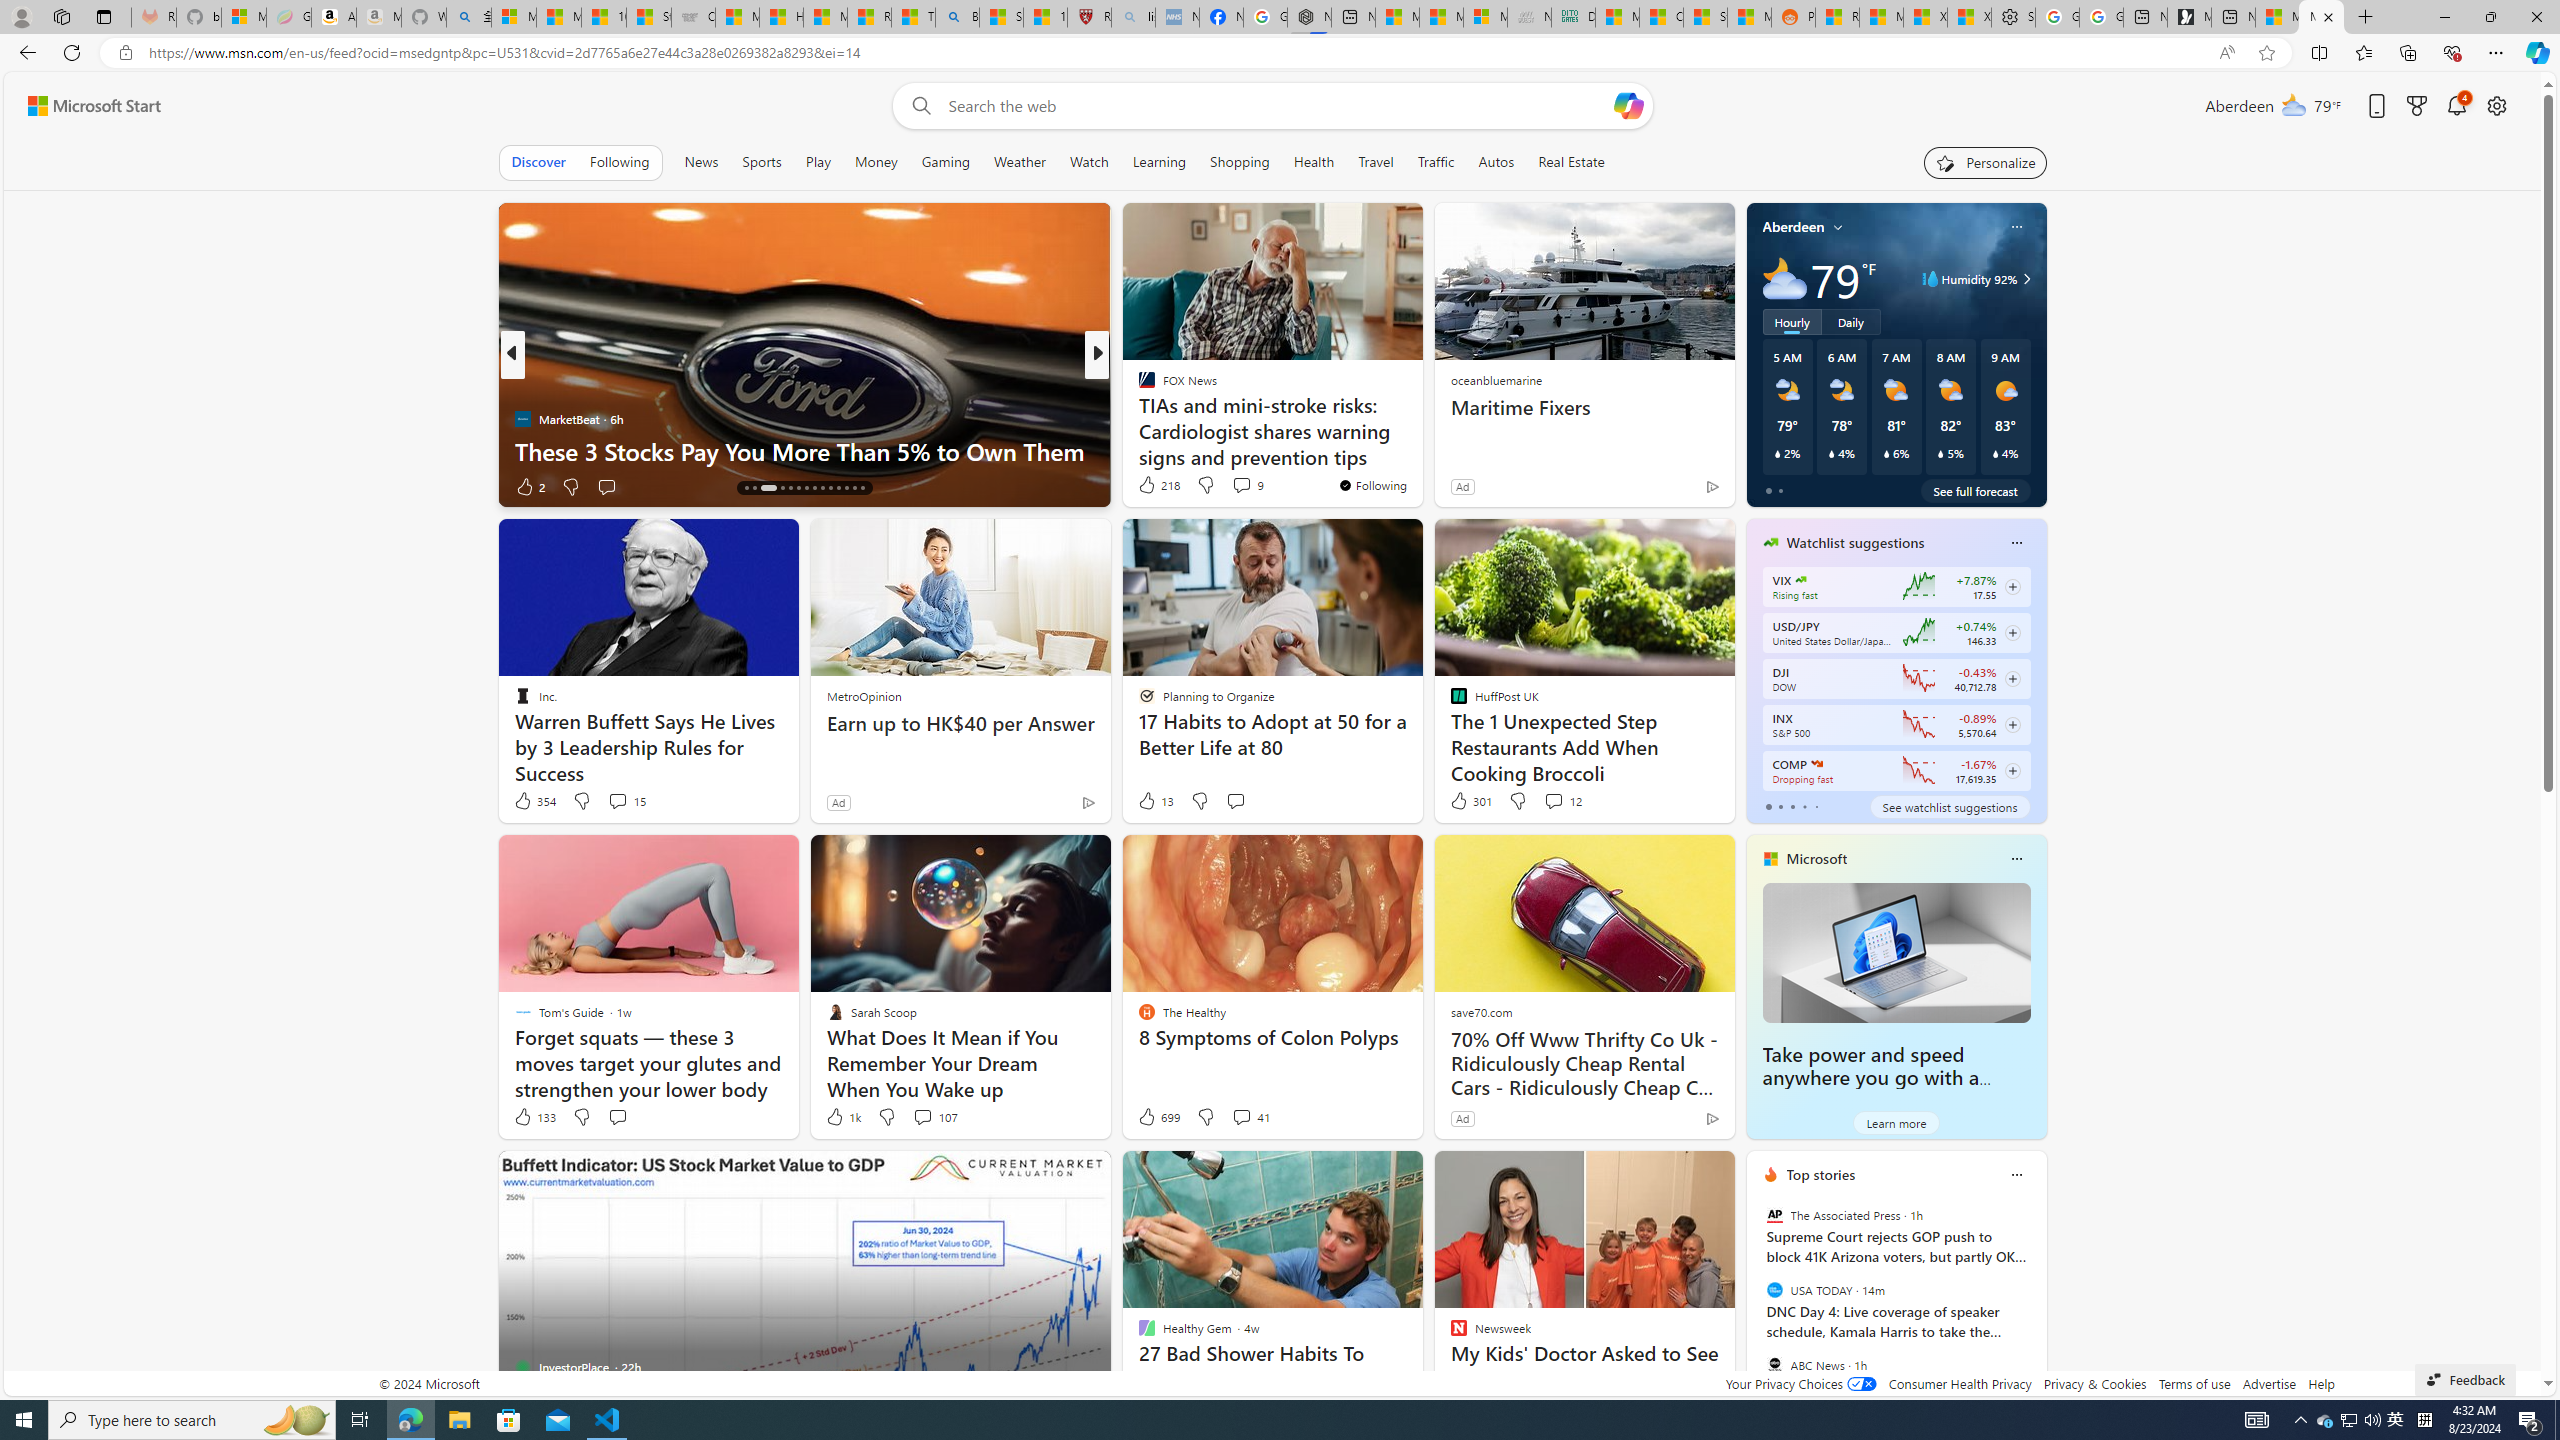 This screenshot has height=1440, width=2560. What do you see at coordinates (1799, 579) in the screenshot?
I see `'CBOE Market Volatility Index'` at bounding box center [1799, 579].